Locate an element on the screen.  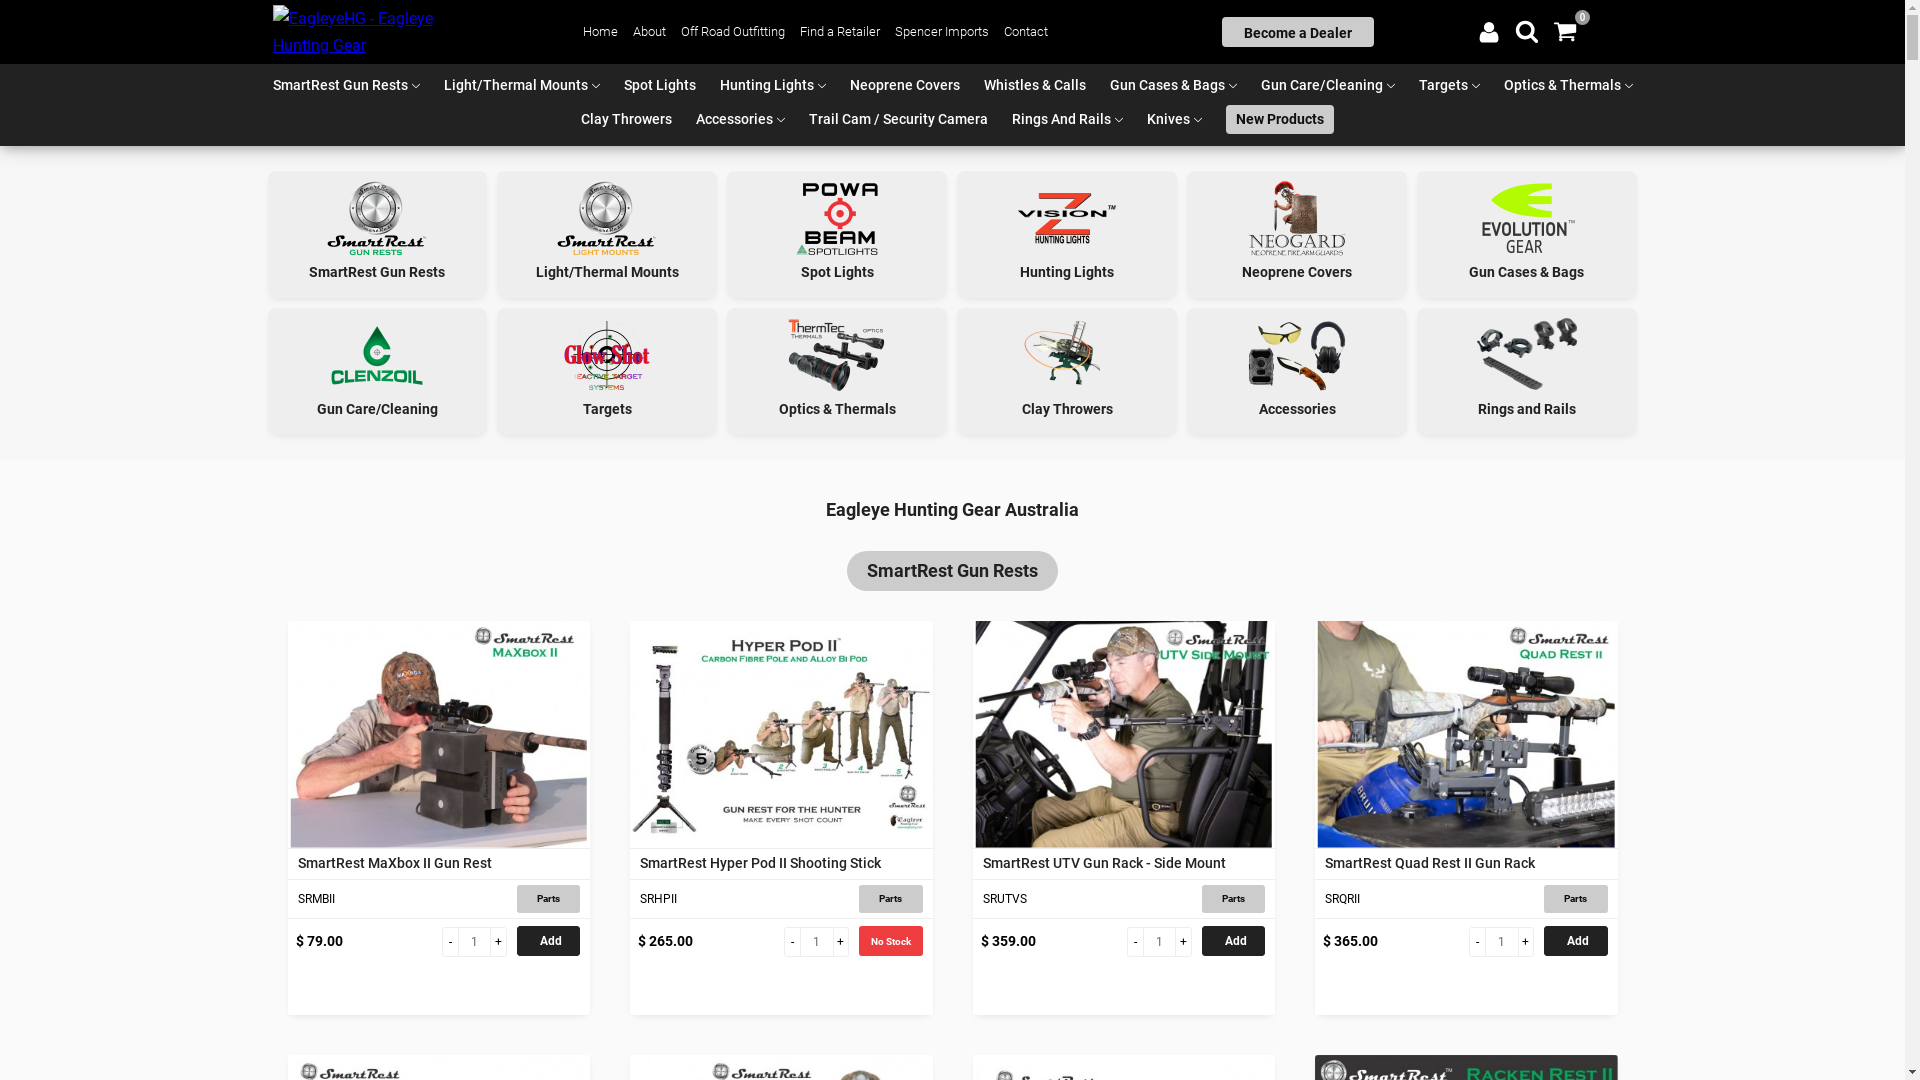
'Whistles & Calls' is located at coordinates (1035, 84).